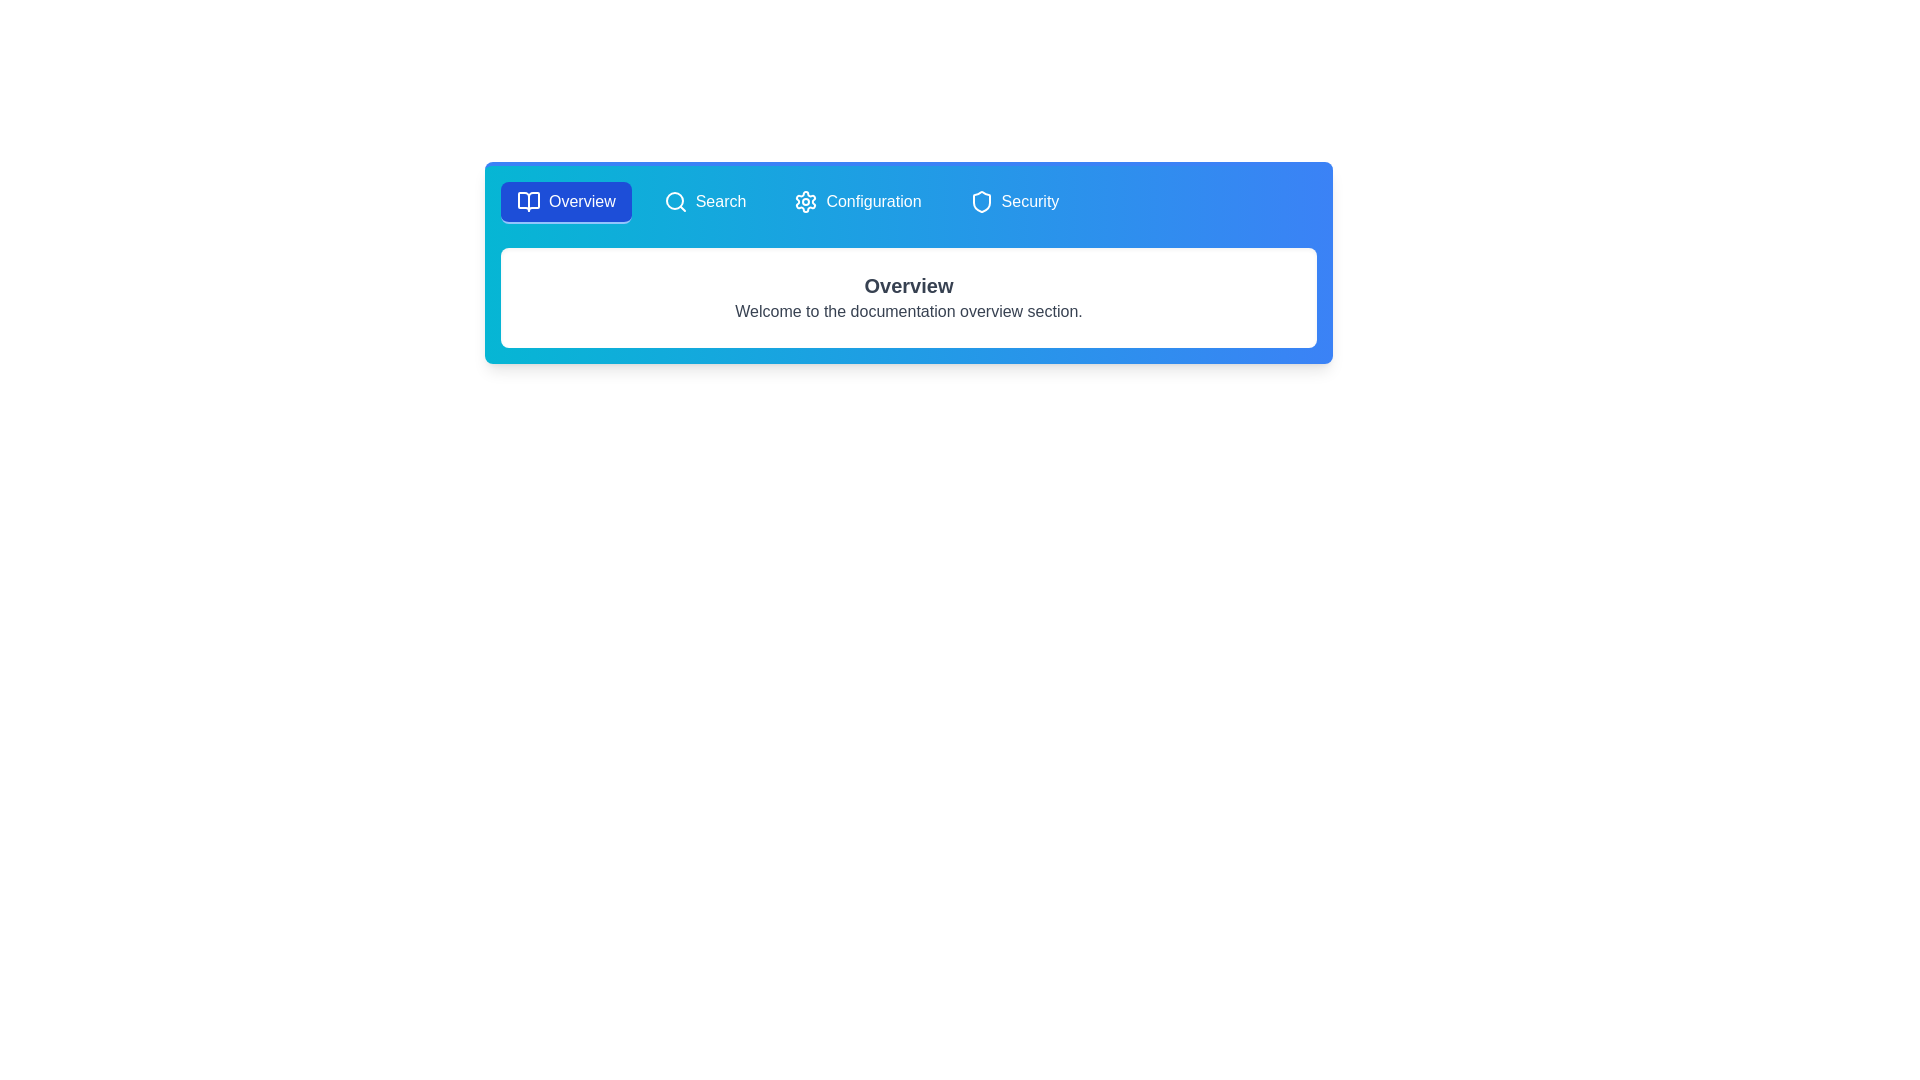  I want to click on the gear-like settings icon located in the blue navigation bar at the top of the interface, so click(806, 201).